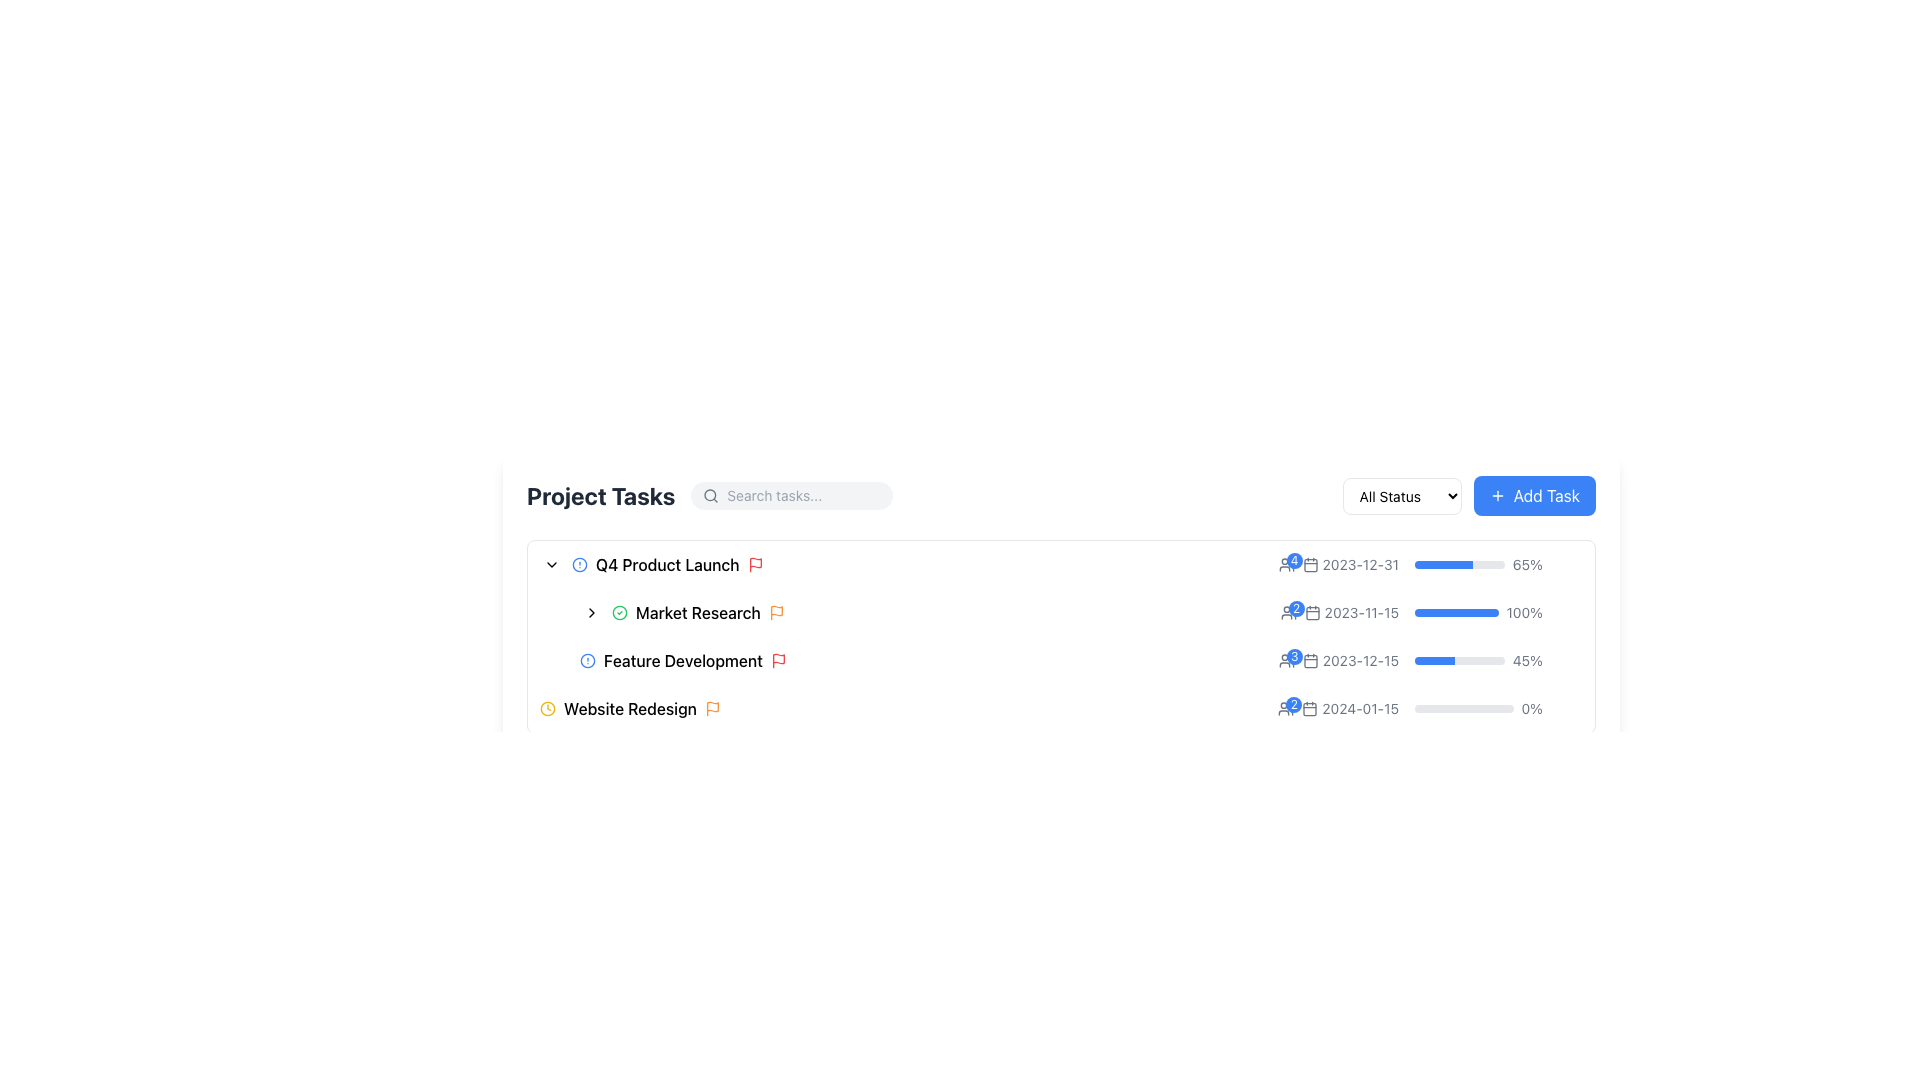 This screenshot has height=1080, width=1920. Describe the element at coordinates (547, 708) in the screenshot. I see `the yellow clock icon located on the far-left side next to 'Website Redesign' in the Project Tasks list` at that location.